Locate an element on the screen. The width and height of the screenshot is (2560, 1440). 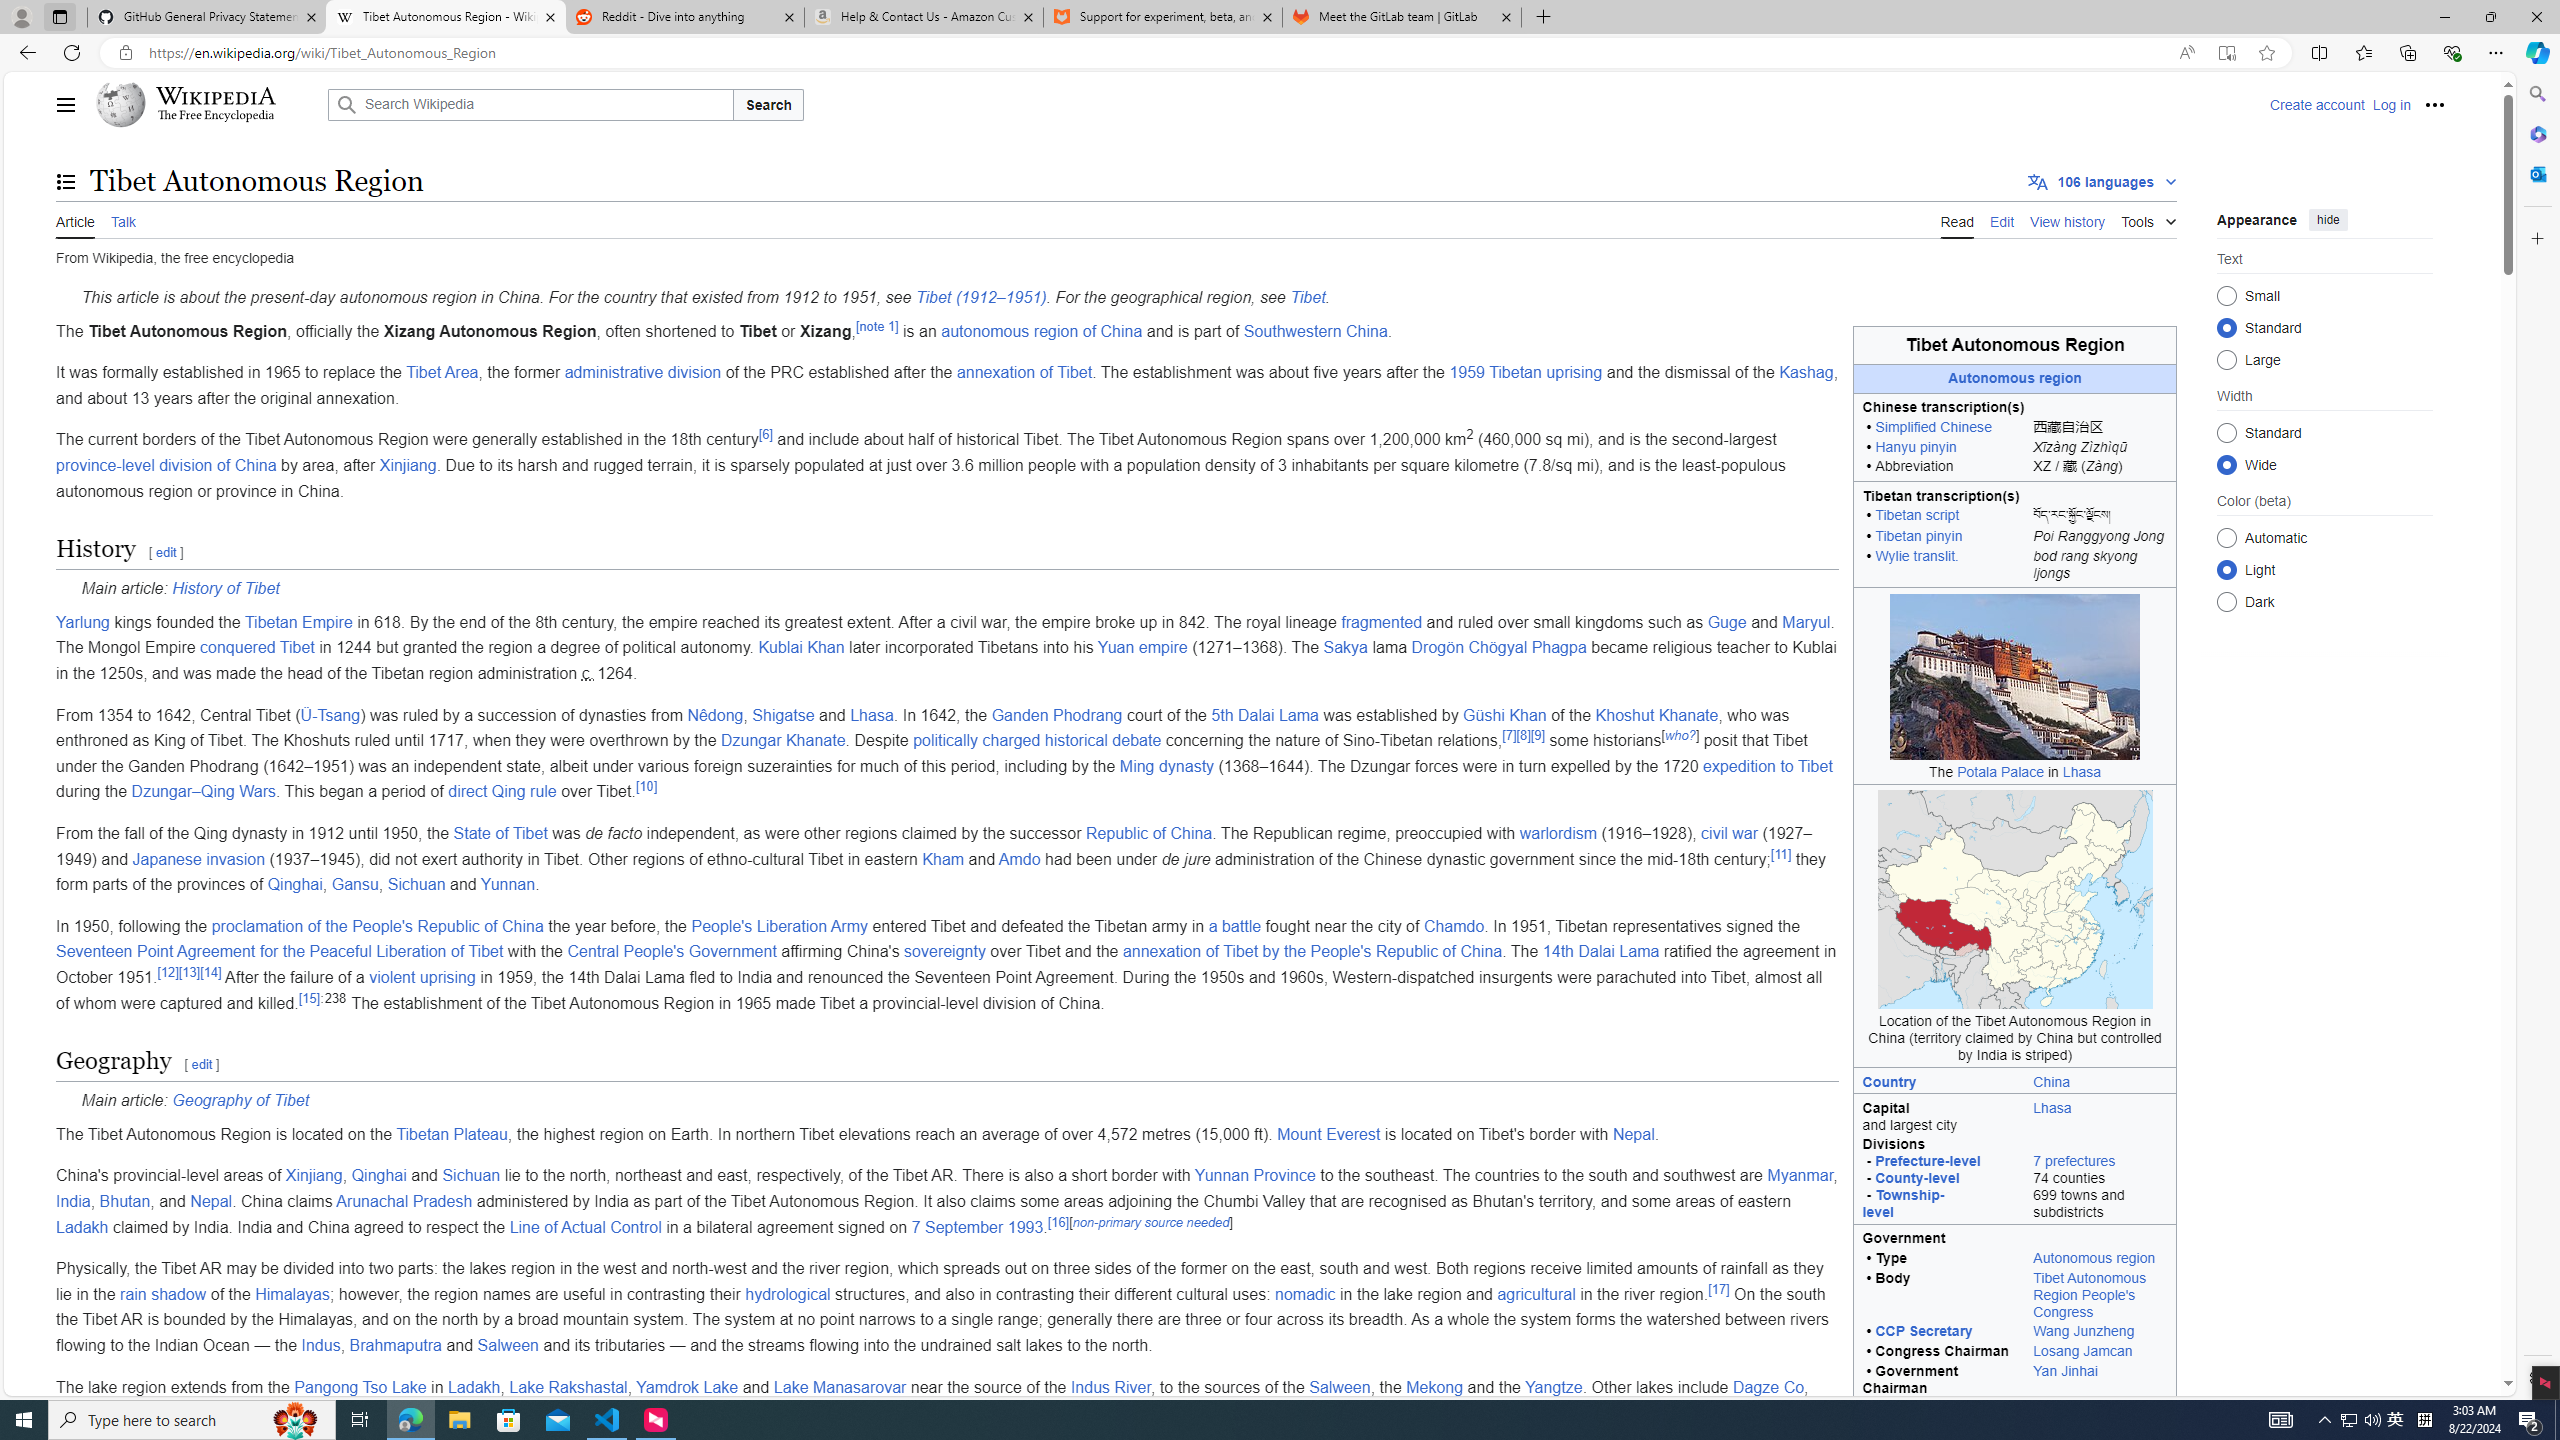
'sovereignty' is located at coordinates (943, 950).